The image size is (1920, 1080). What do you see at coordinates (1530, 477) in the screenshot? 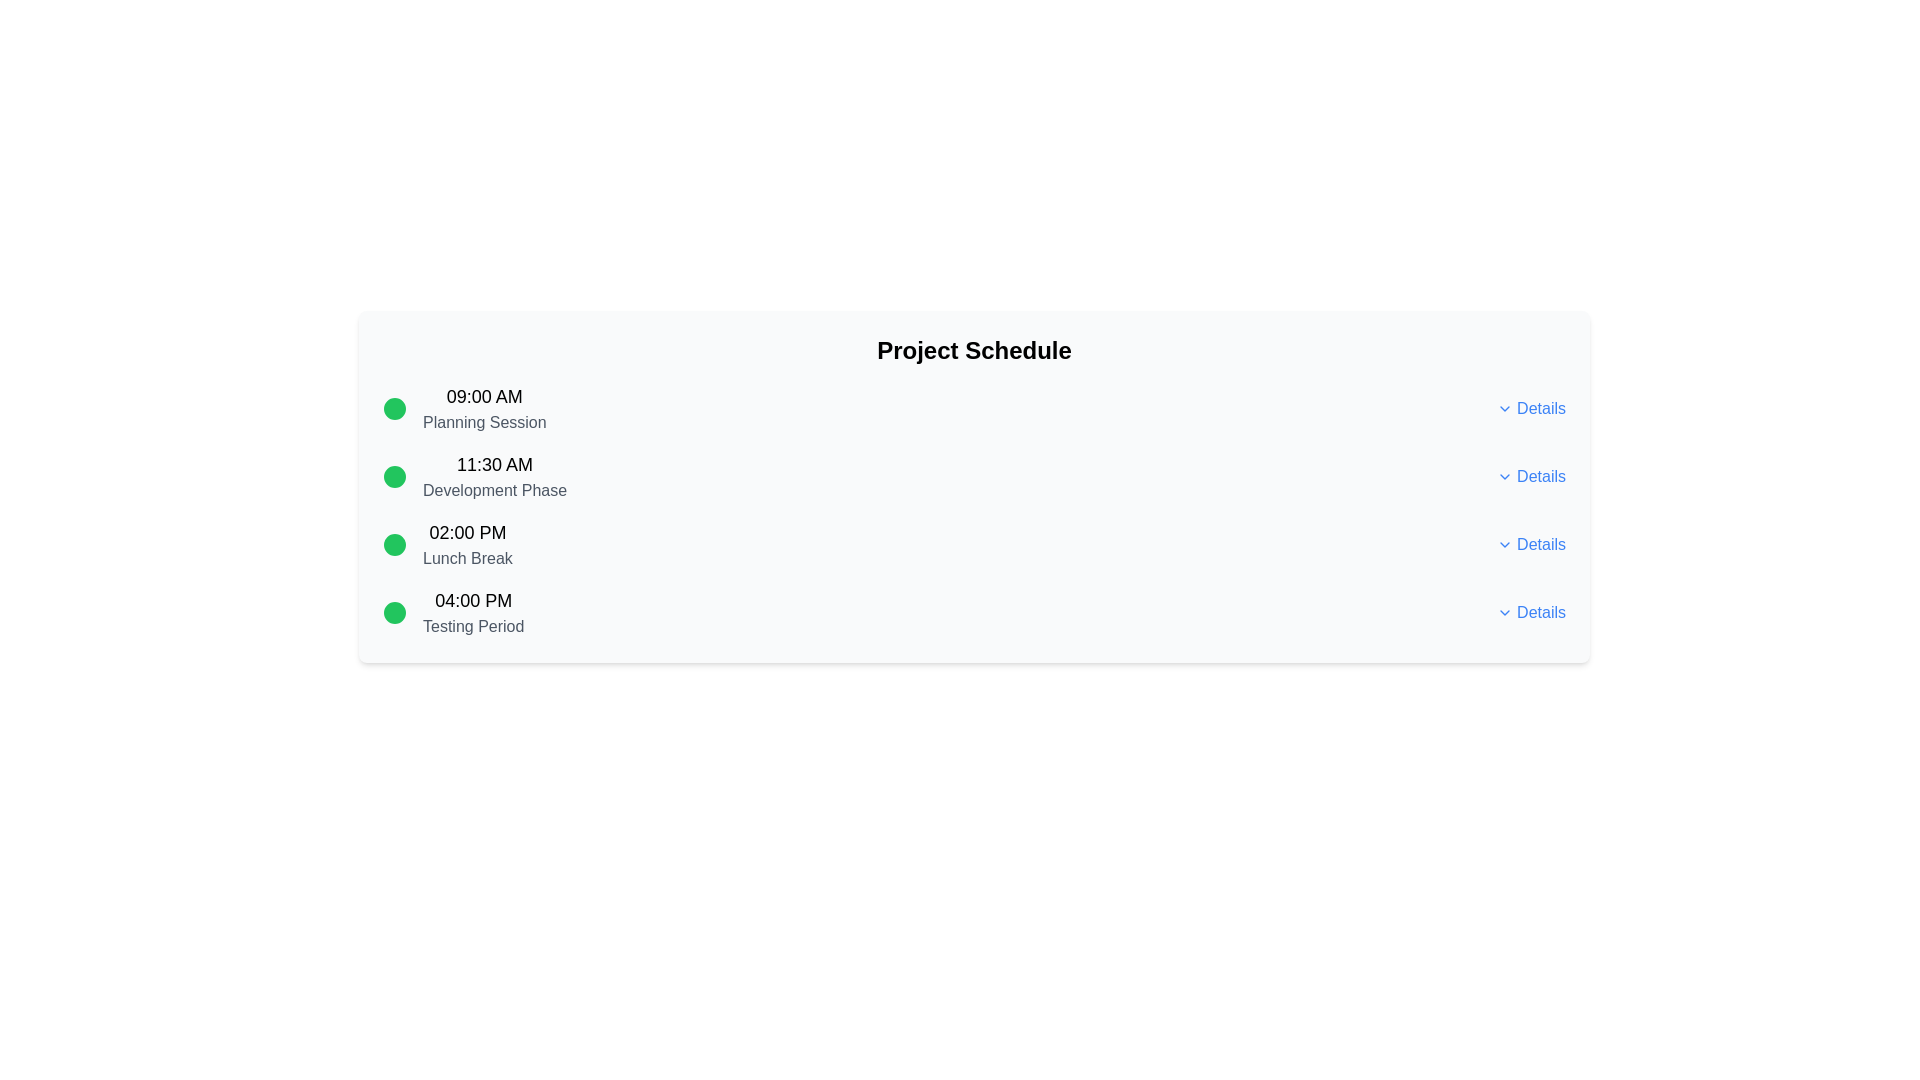
I see `the 'Details' button located on the far right of the item row containing '11:30 AM Development Phase'` at bounding box center [1530, 477].